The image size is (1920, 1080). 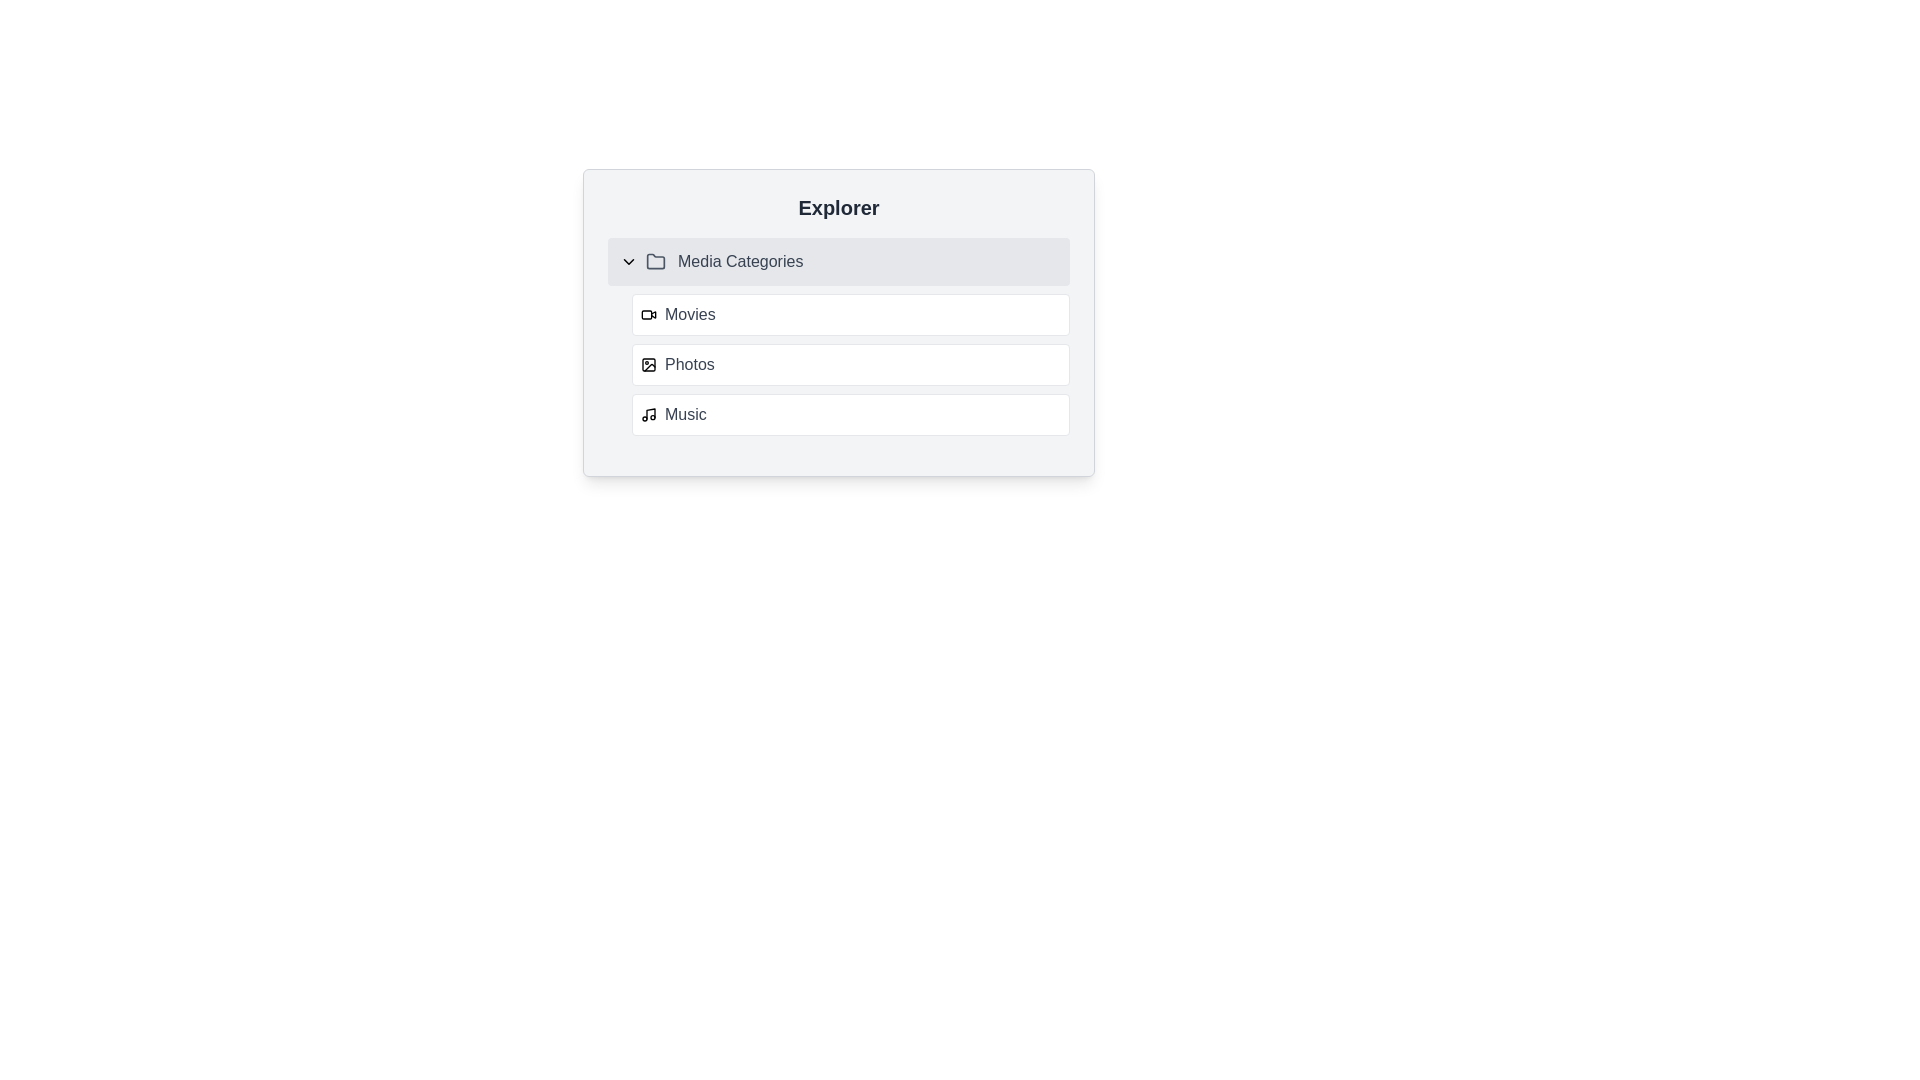 What do you see at coordinates (648, 365) in the screenshot?
I see `the icon resembling a photo or image, located in the 'Photos' section, positioned to the left of the text label 'Photos'` at bounding box center [648, 365].